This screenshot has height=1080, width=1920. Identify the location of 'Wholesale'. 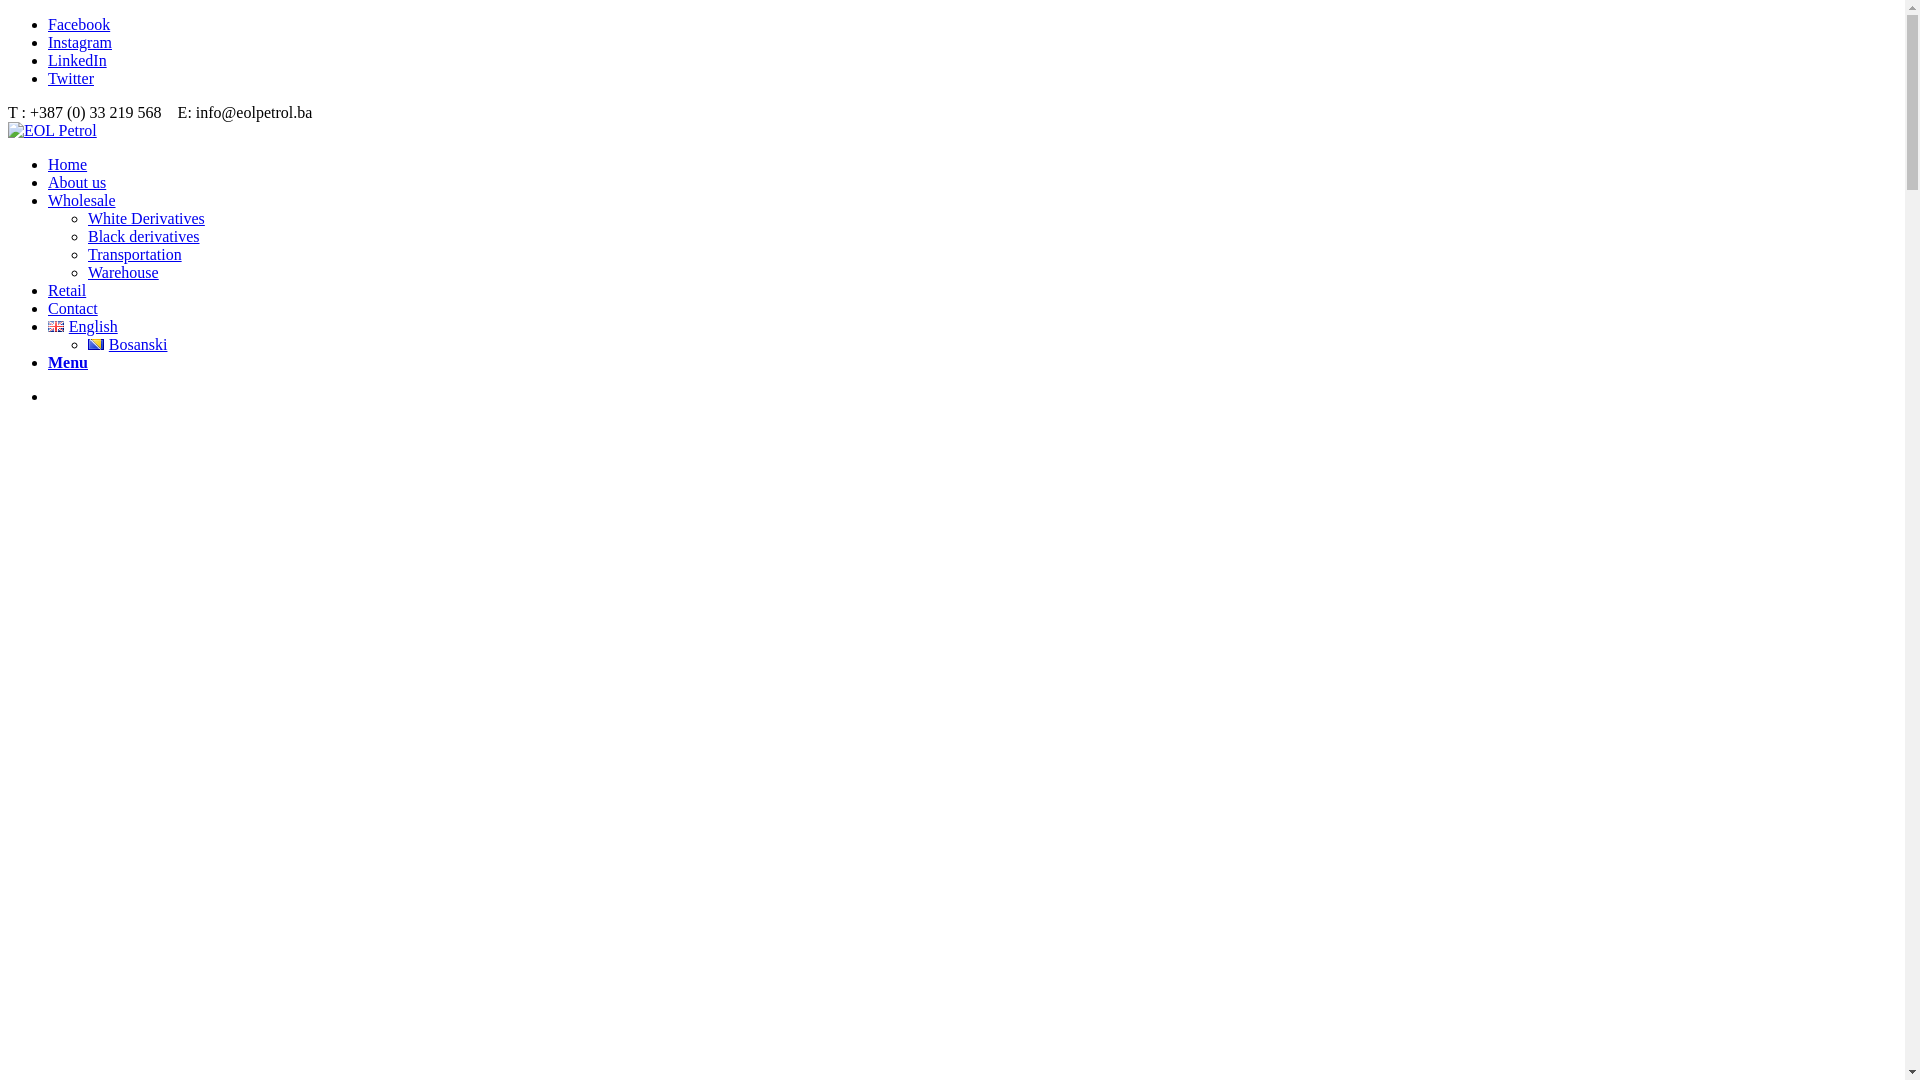
(80, 200).